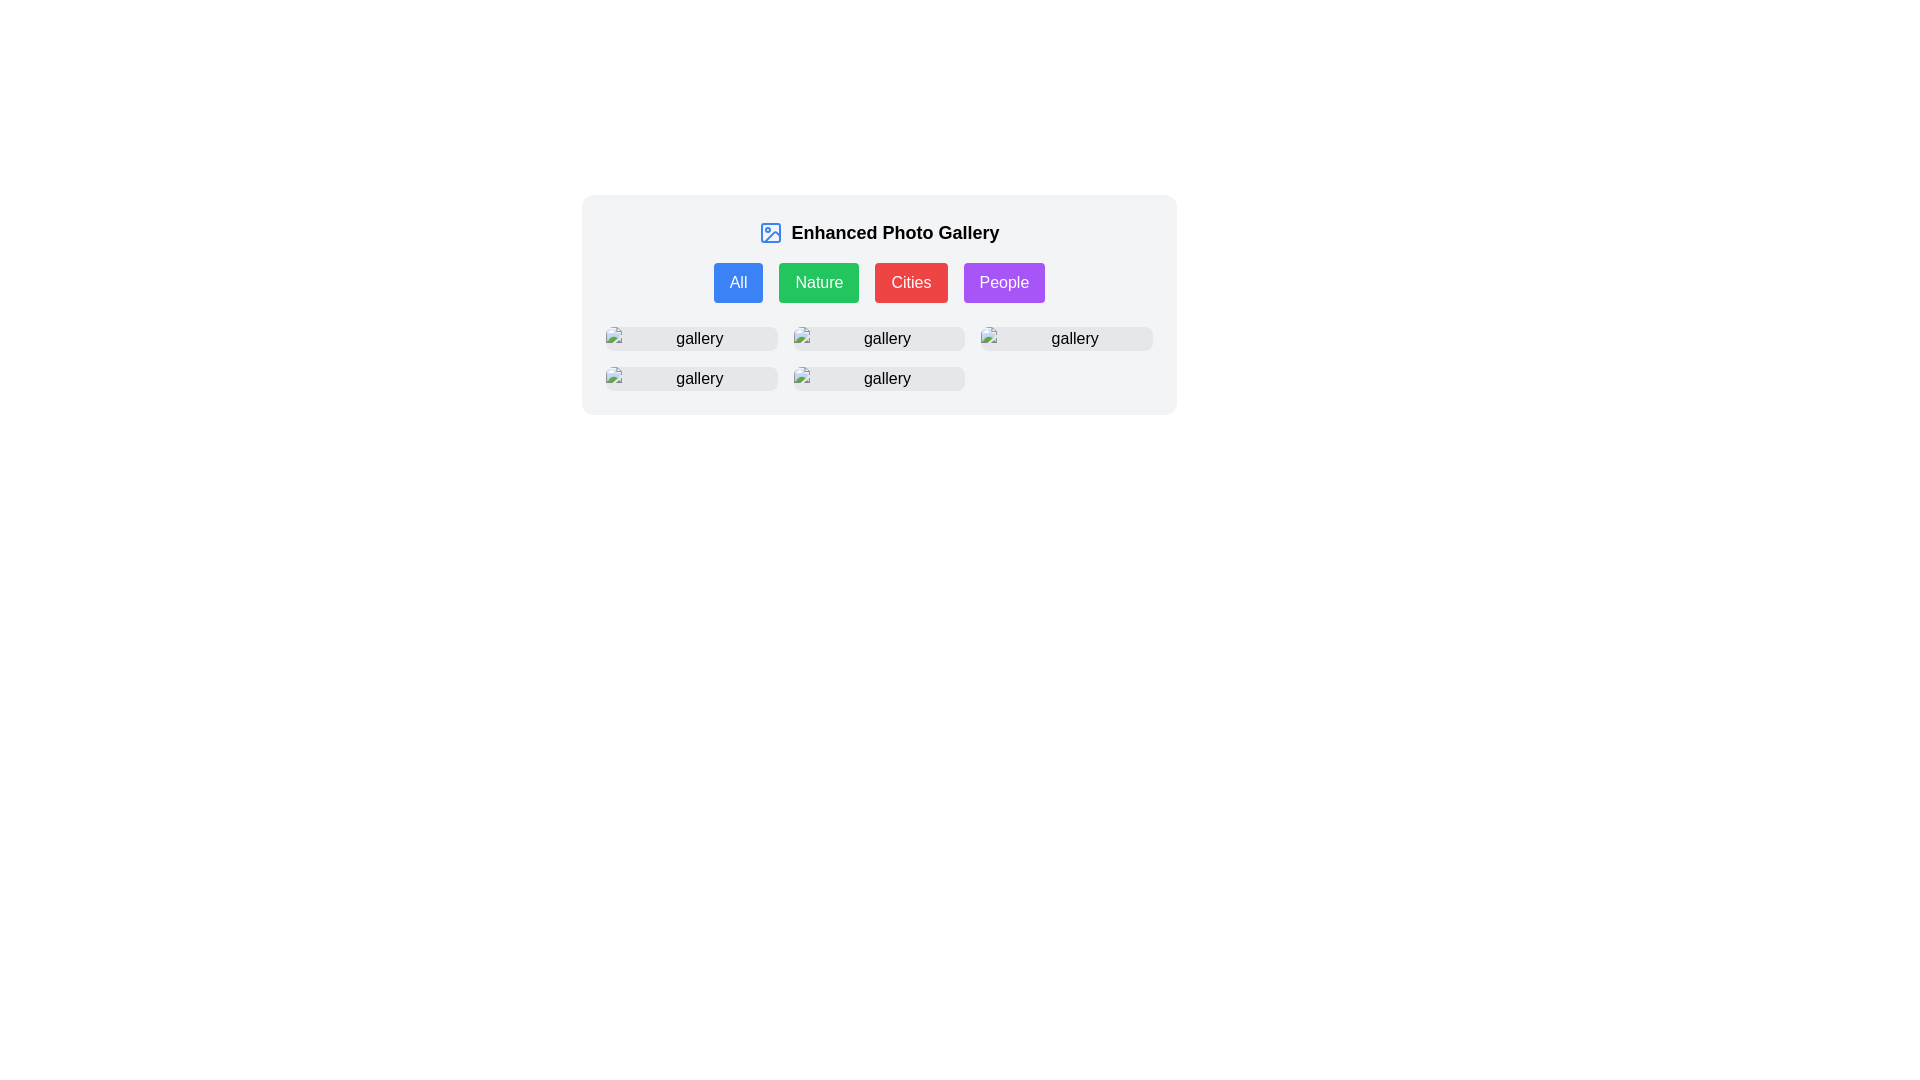 This screenshot has width=1920, height=1080. Describe the element at coordinates (879, 304) in the screenshot. I see `the 'Cities' filter button located below the title 'Enhanced Photo Gallery' to filter the displayed content` at that location.